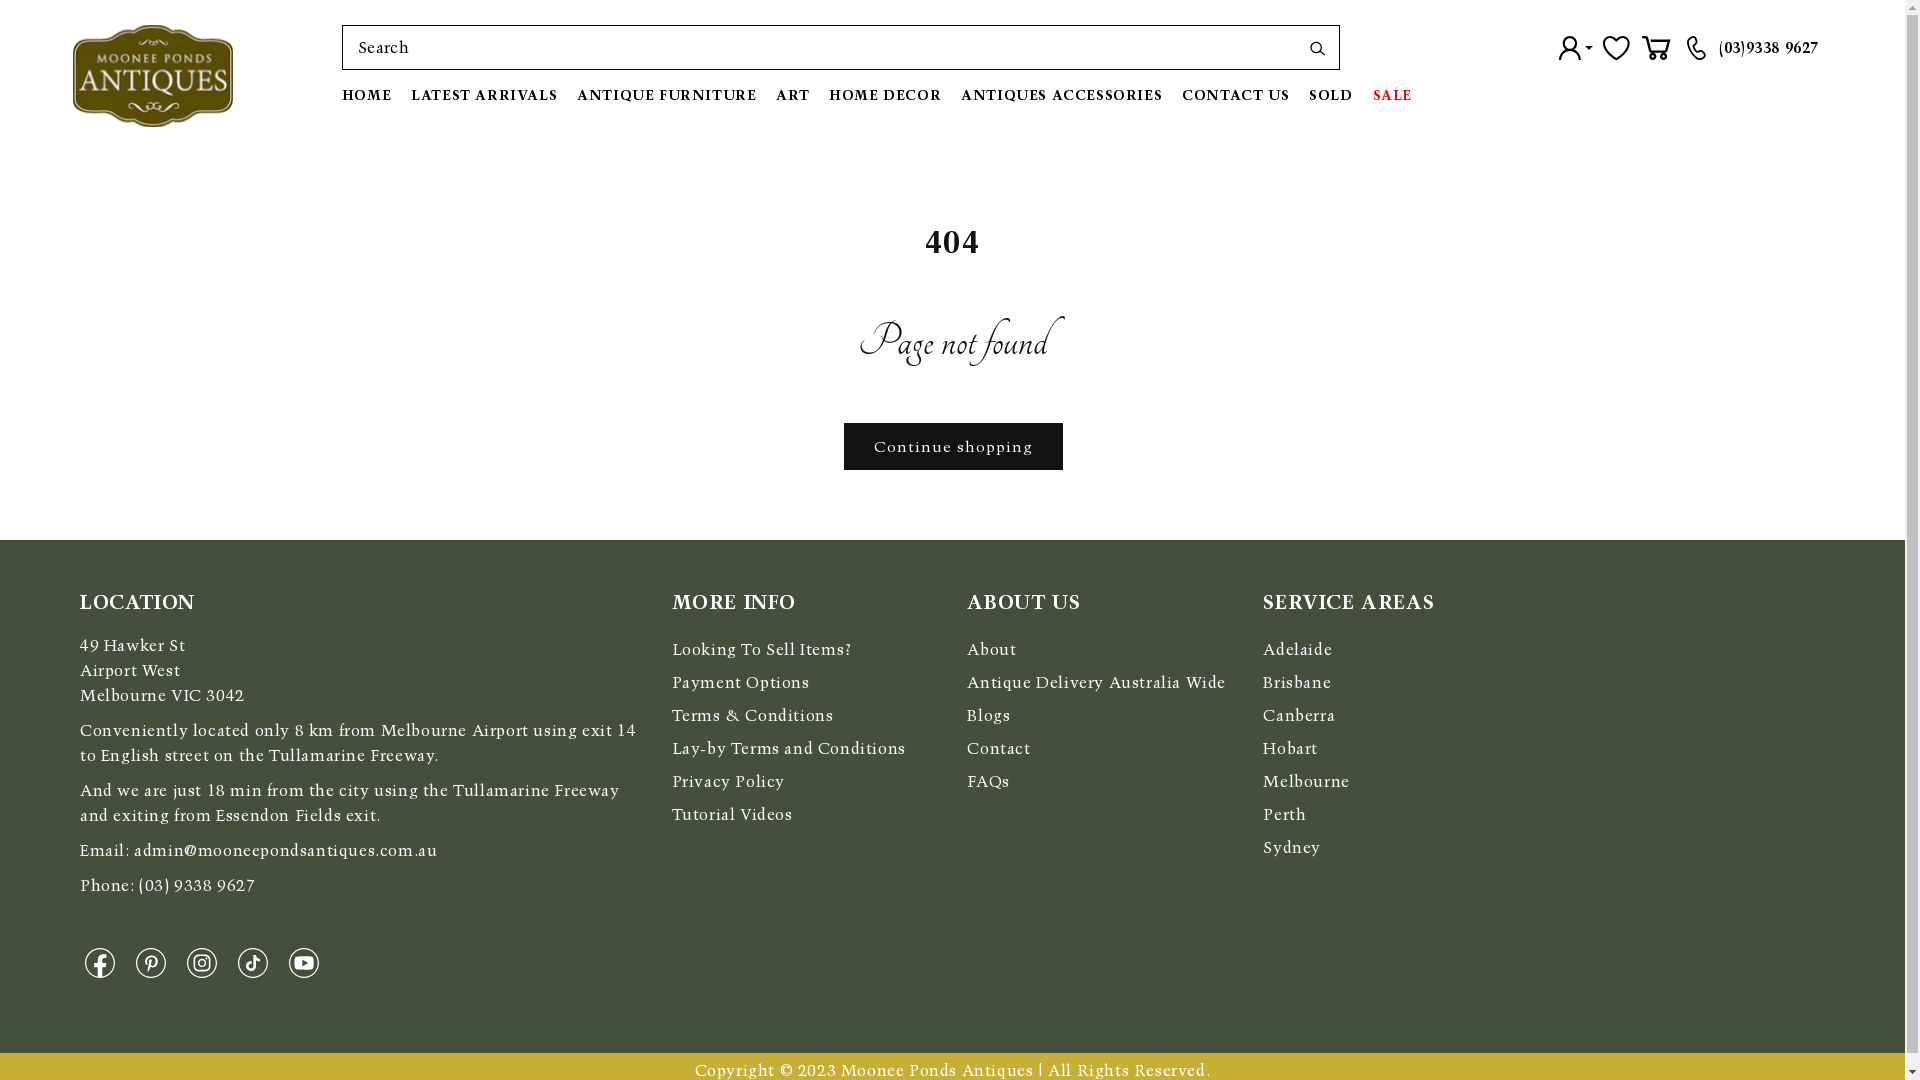 The width and height of the screenshot is (1920, 1080). What do you see at coordinates (988, 714) in the screenshot?
I see `'Blogs'` at bounding box center [988, 714].